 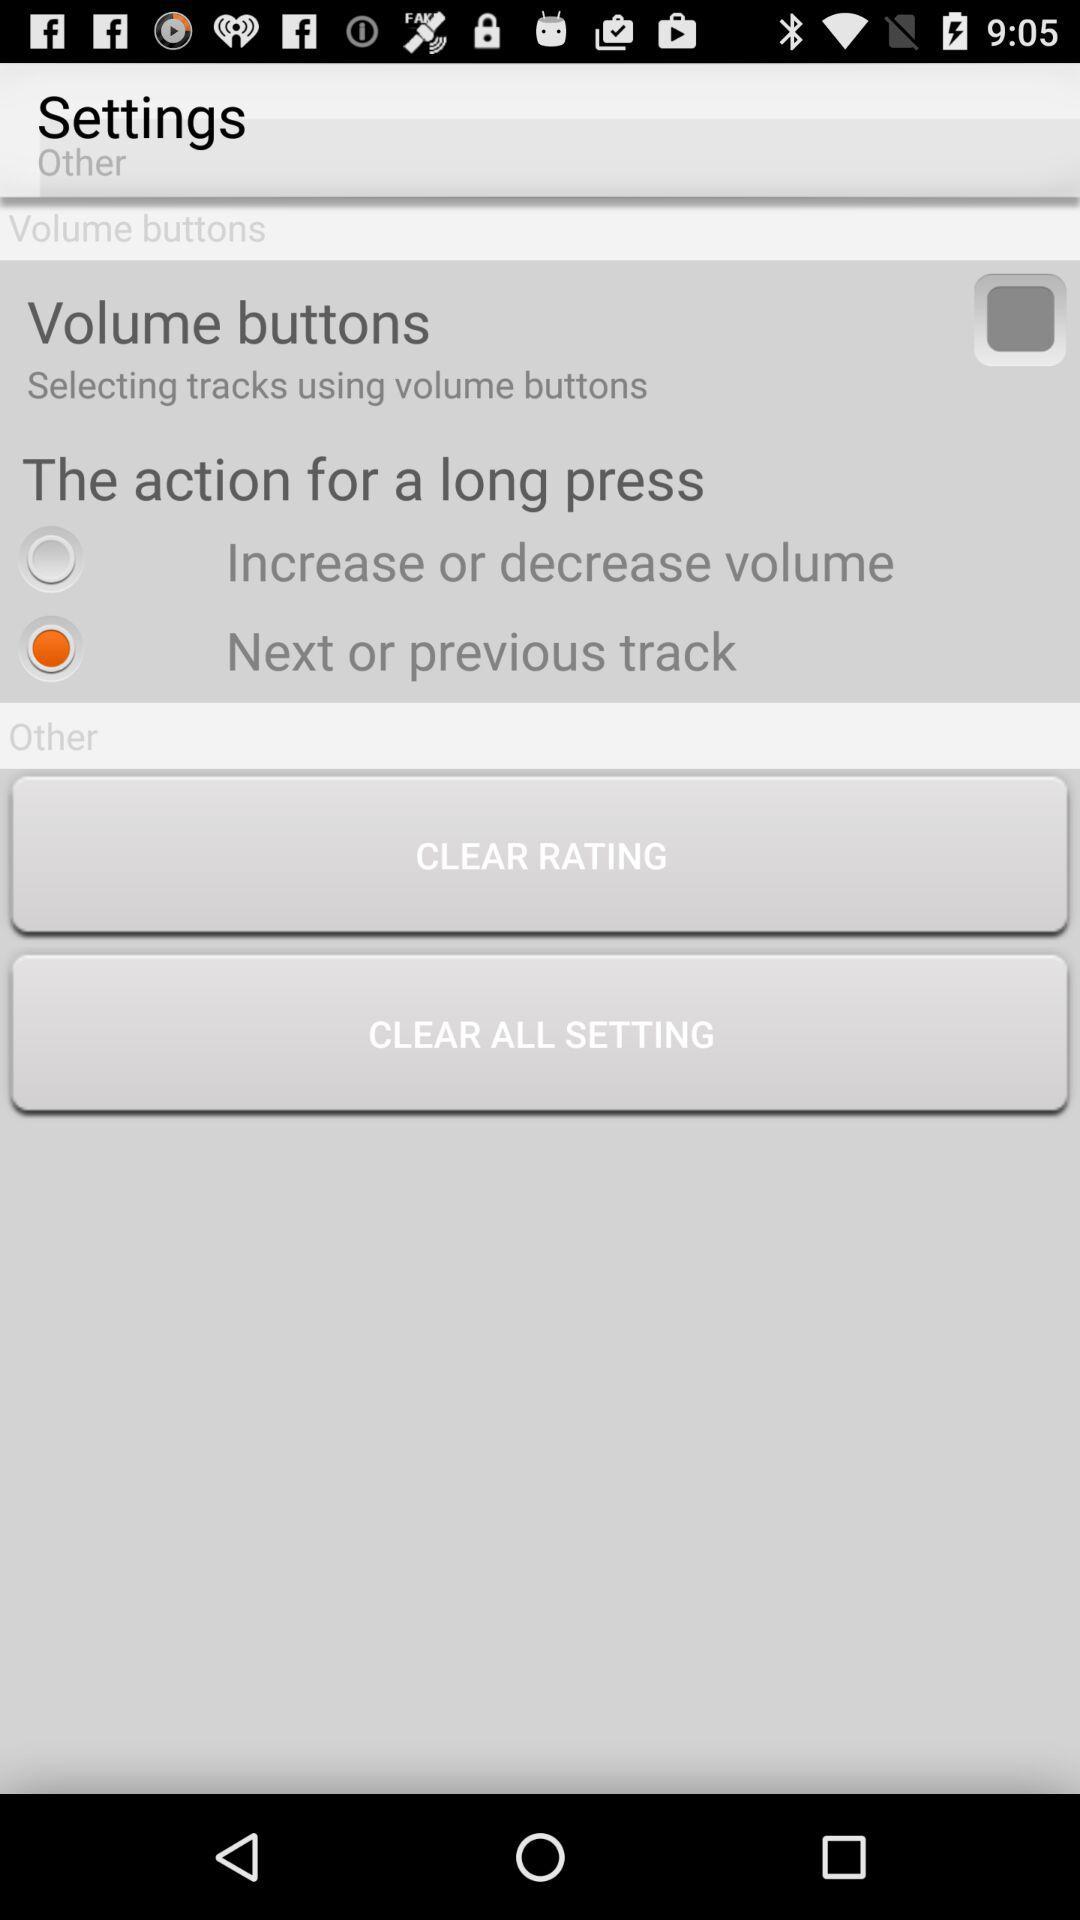 What do you see at coordinates (1020, 318) in the screenshot?
I see `switch volume buttons` at bounding box center [1020, 318].